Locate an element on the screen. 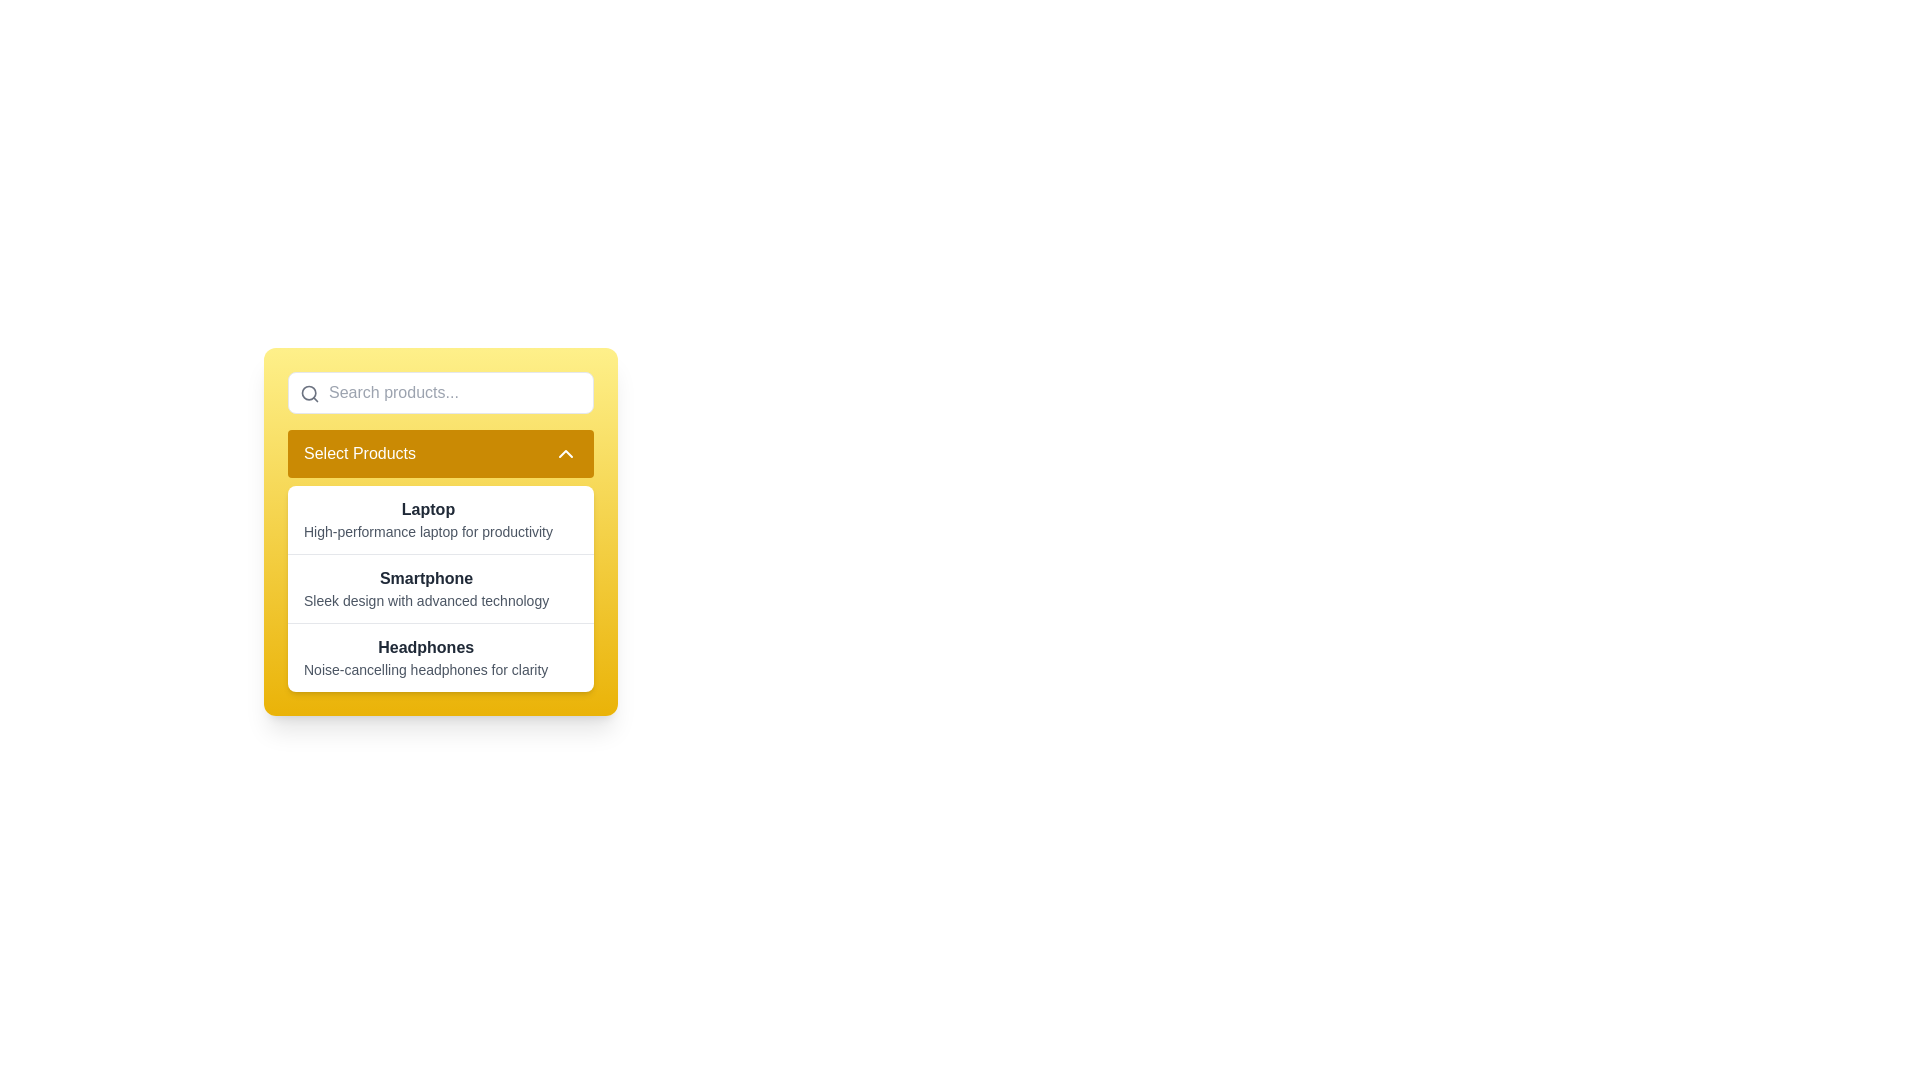 Image resolution: width=1920 pixels, height=1080 pixels. details associated with the 'Laptop' category displayed in the first item of the list below the header 'Select Products' is located at coordinates (427, 519).